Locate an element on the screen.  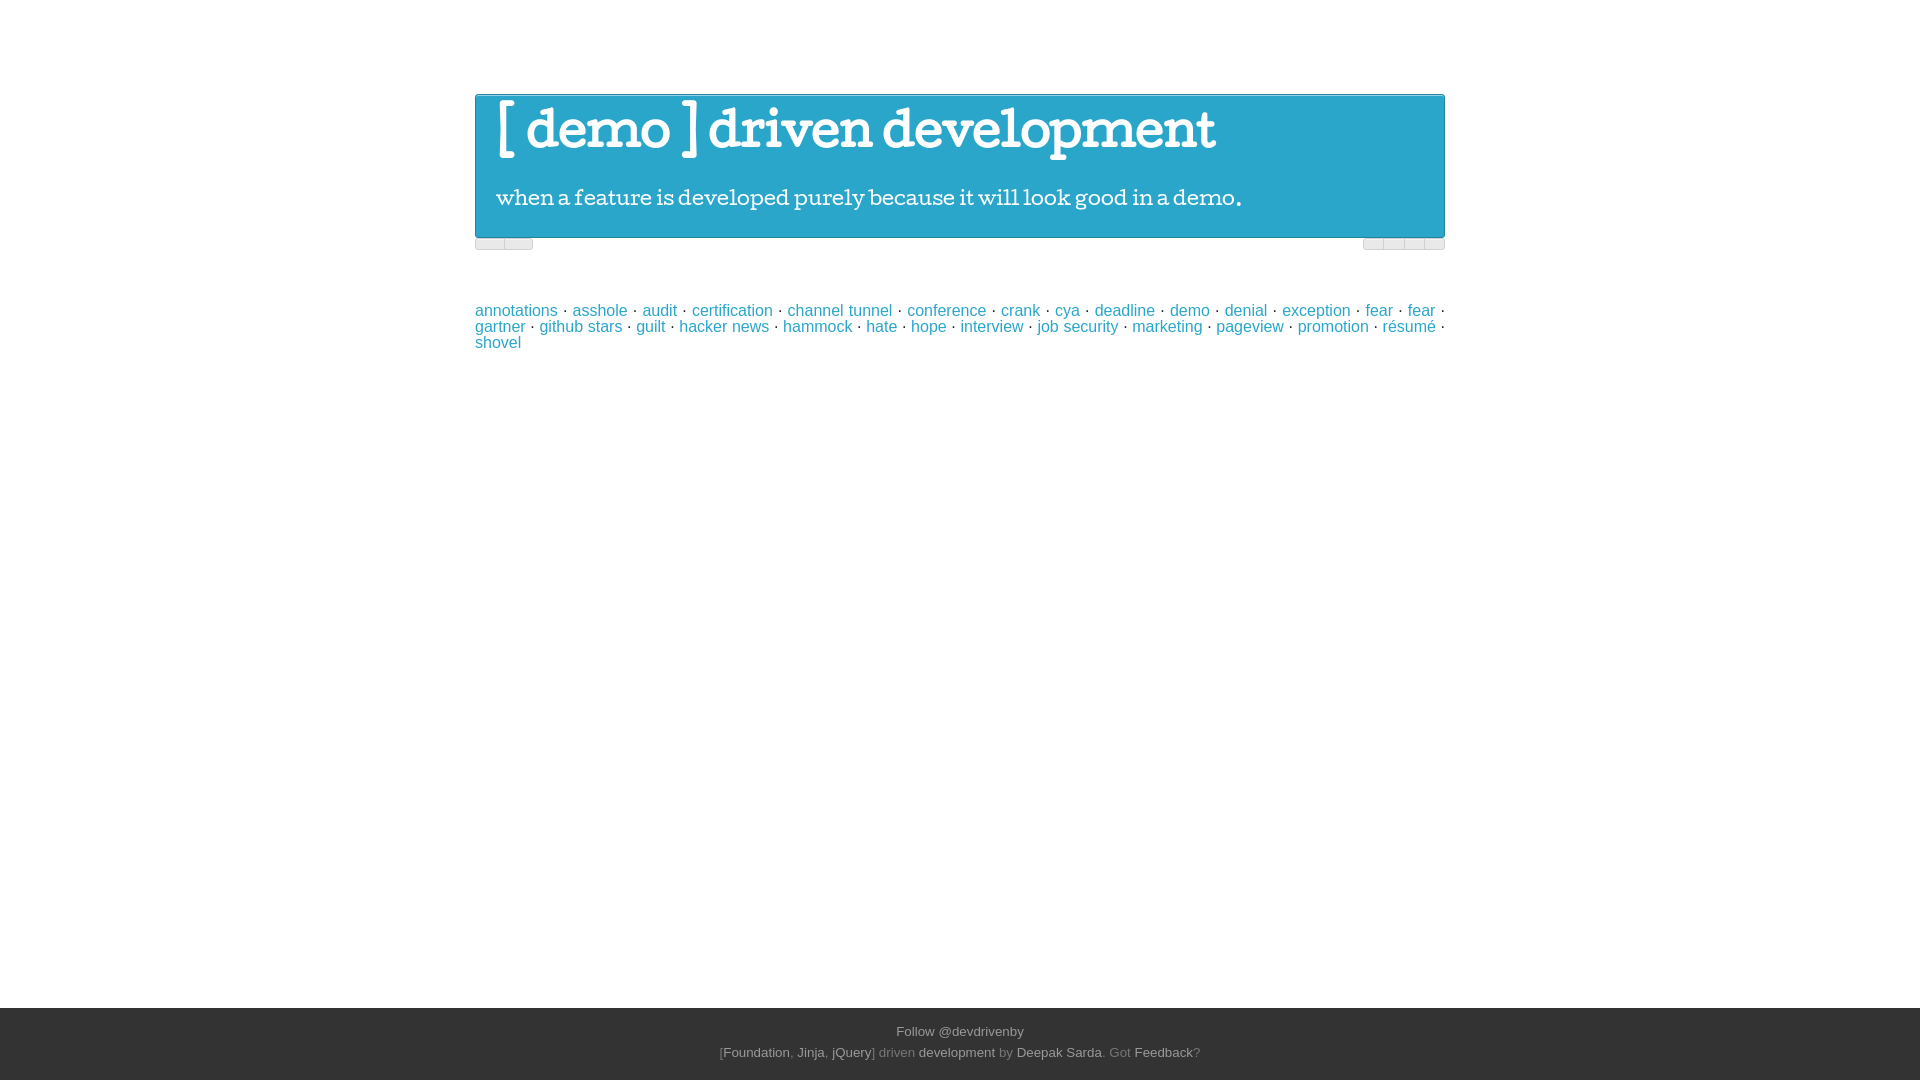
'Feedback' is located at coordinates (1163, 1051).